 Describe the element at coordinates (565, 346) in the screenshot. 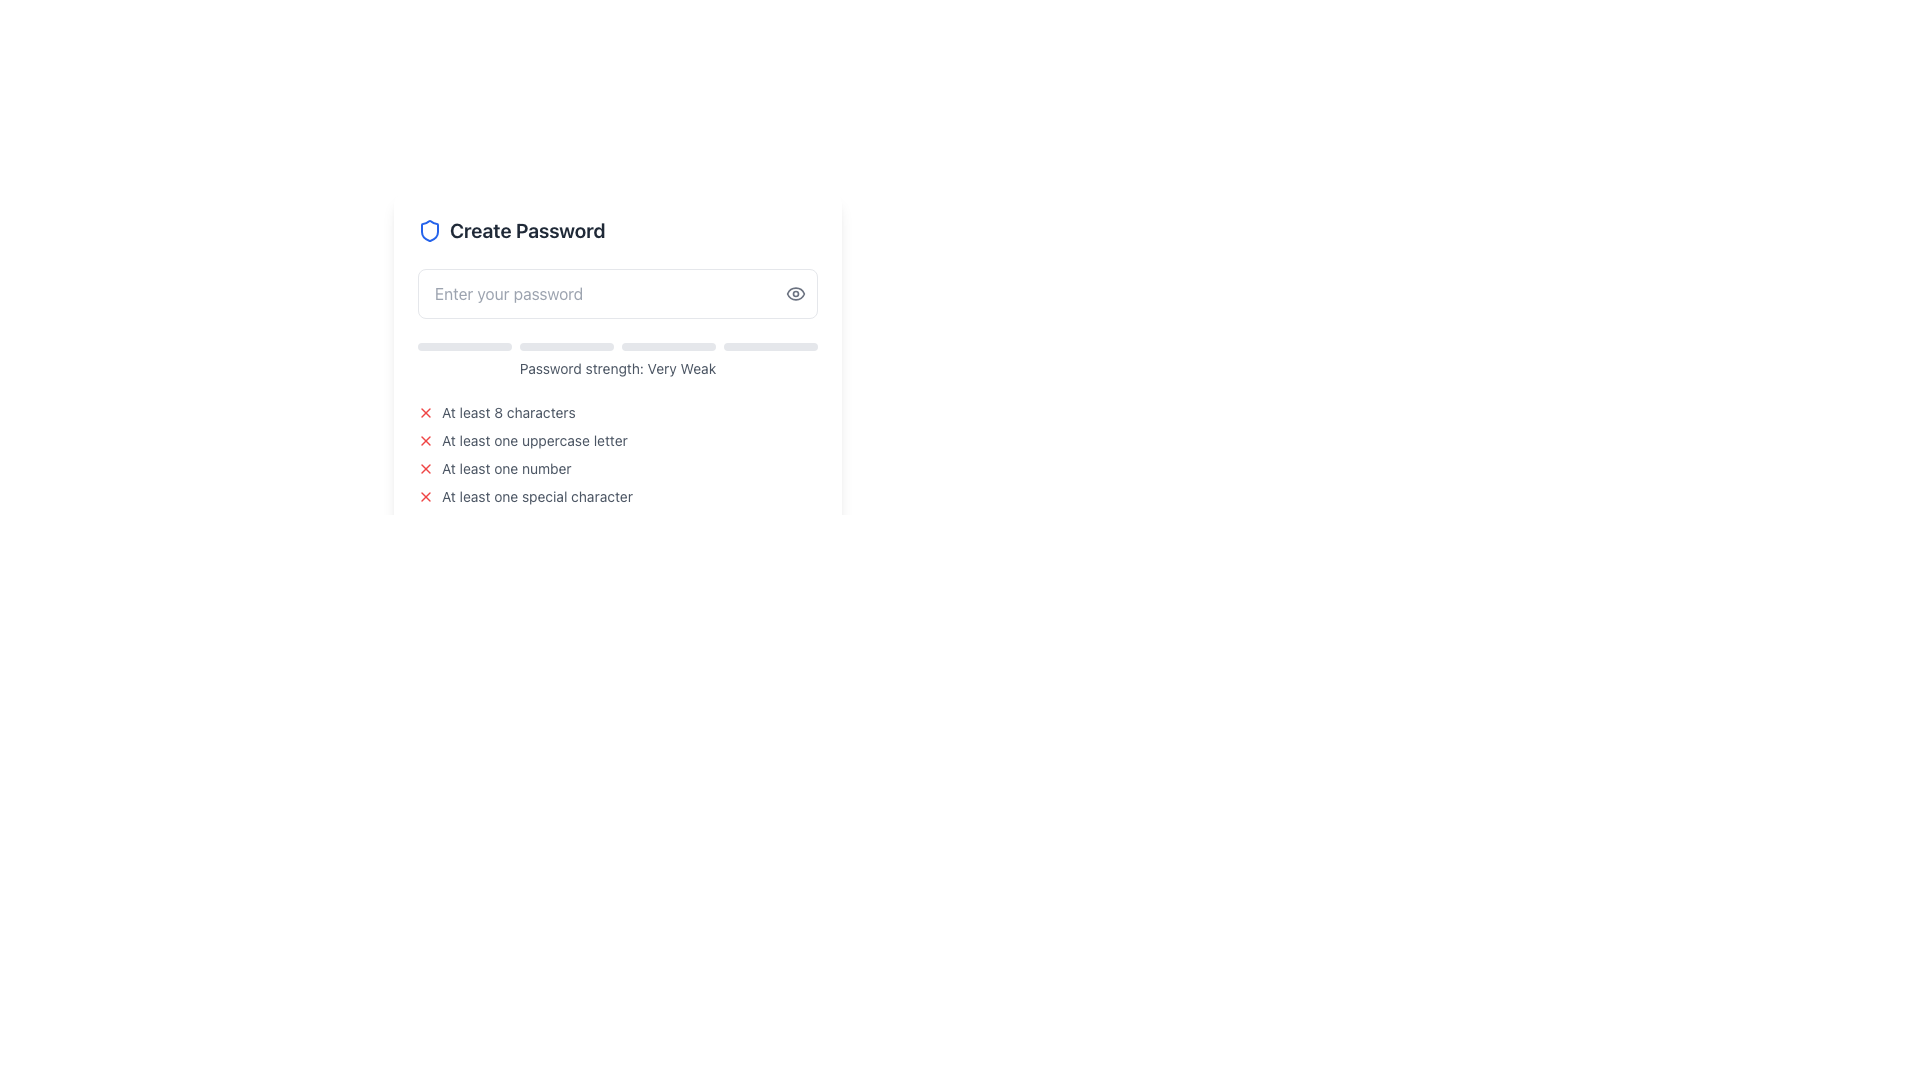

I see `the second progress bar segment, which is a light gray thin rectangular bar with rounded edges, located below the password input field` at that location.